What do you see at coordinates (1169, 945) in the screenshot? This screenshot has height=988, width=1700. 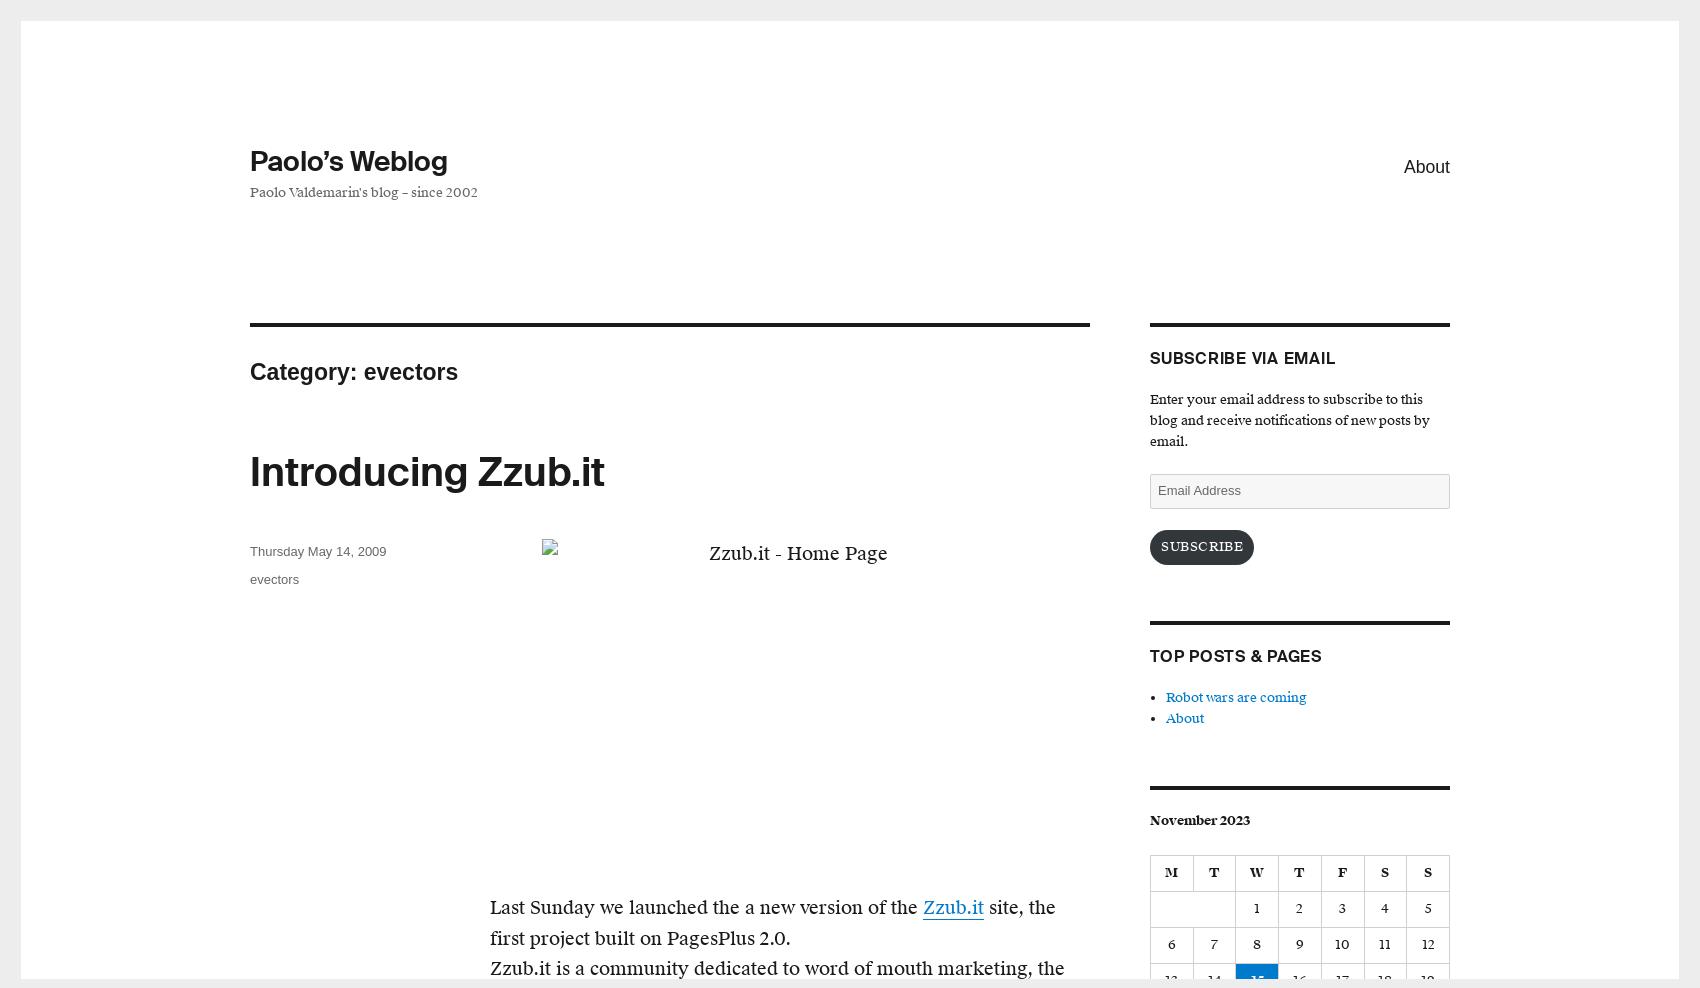 I see `'6'` at bounding box center [1169, 945].